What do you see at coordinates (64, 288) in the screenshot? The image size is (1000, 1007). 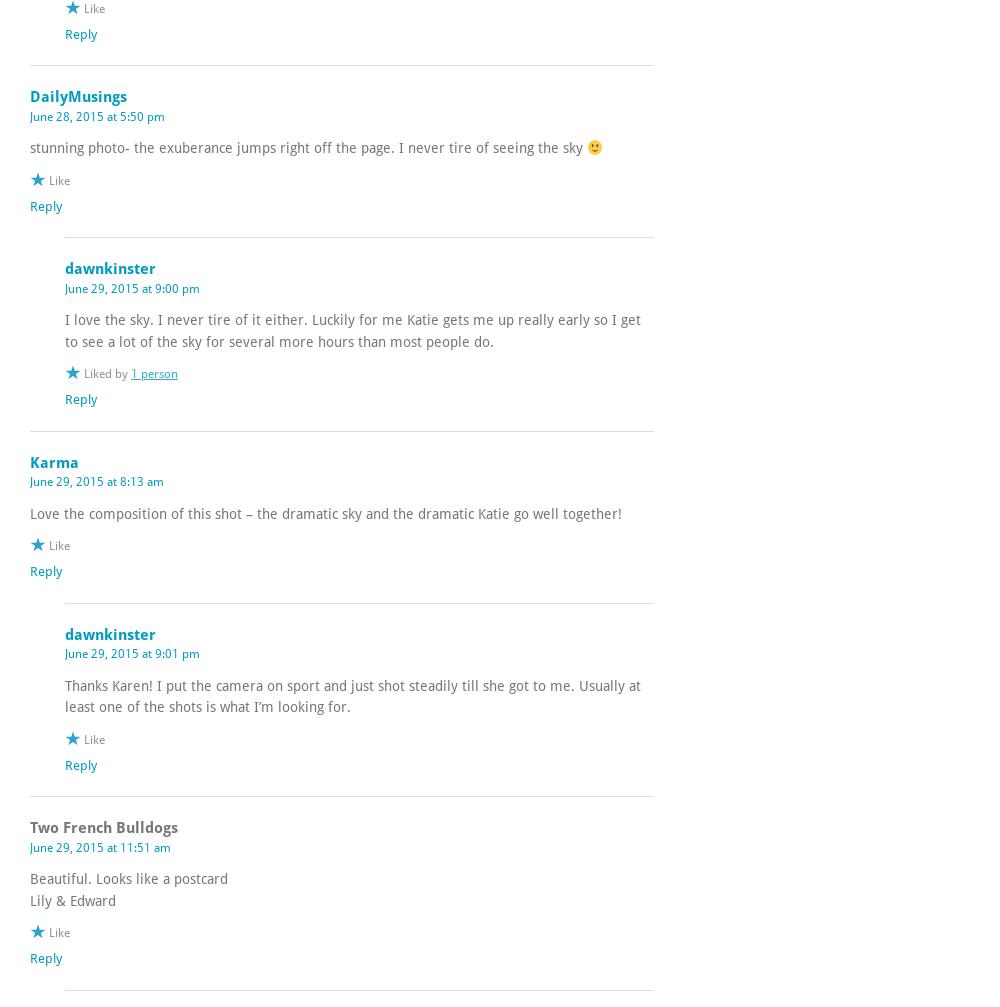 I see `'June 29, 2015 at 9:00 pm'` at bounding box center [64, 288].